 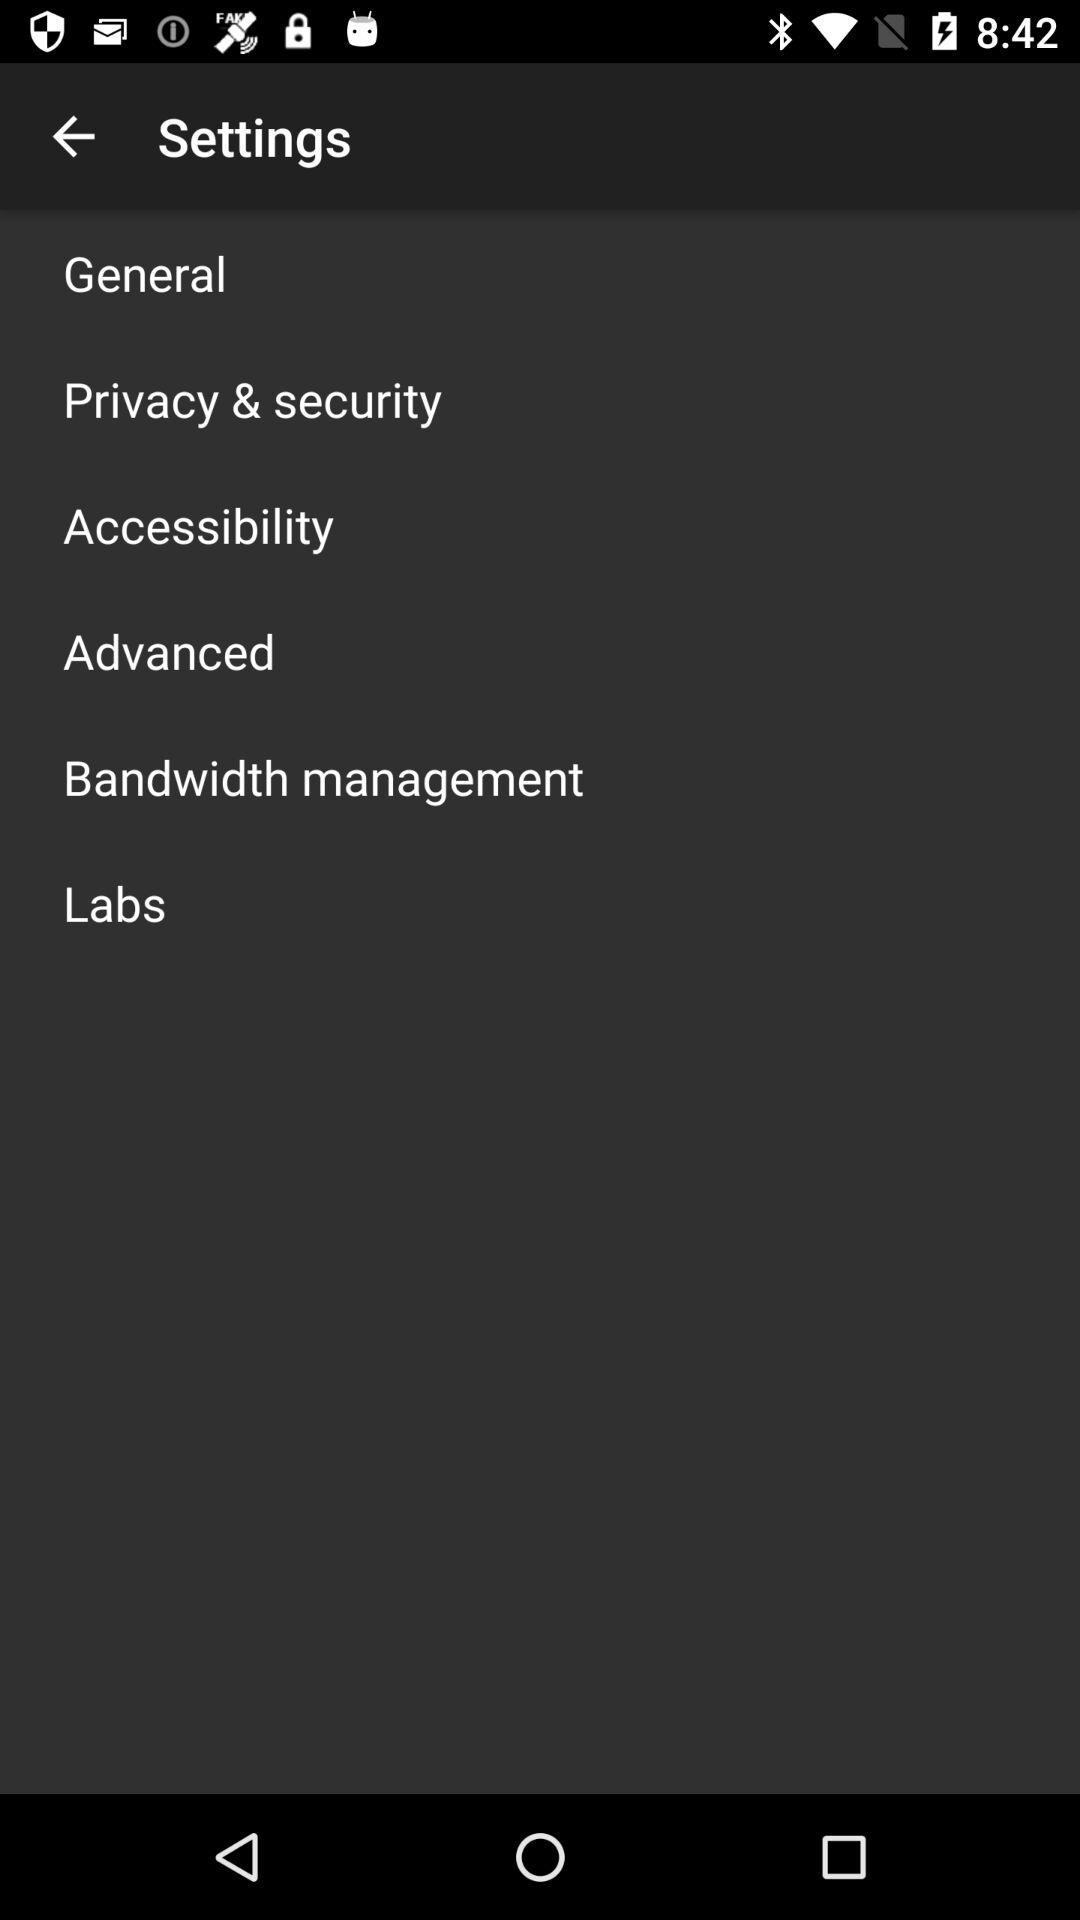 What do you see at coordinates (322, 776) in the screenshot?
I see `bandwidth management item` at bounding box center [322, 776].